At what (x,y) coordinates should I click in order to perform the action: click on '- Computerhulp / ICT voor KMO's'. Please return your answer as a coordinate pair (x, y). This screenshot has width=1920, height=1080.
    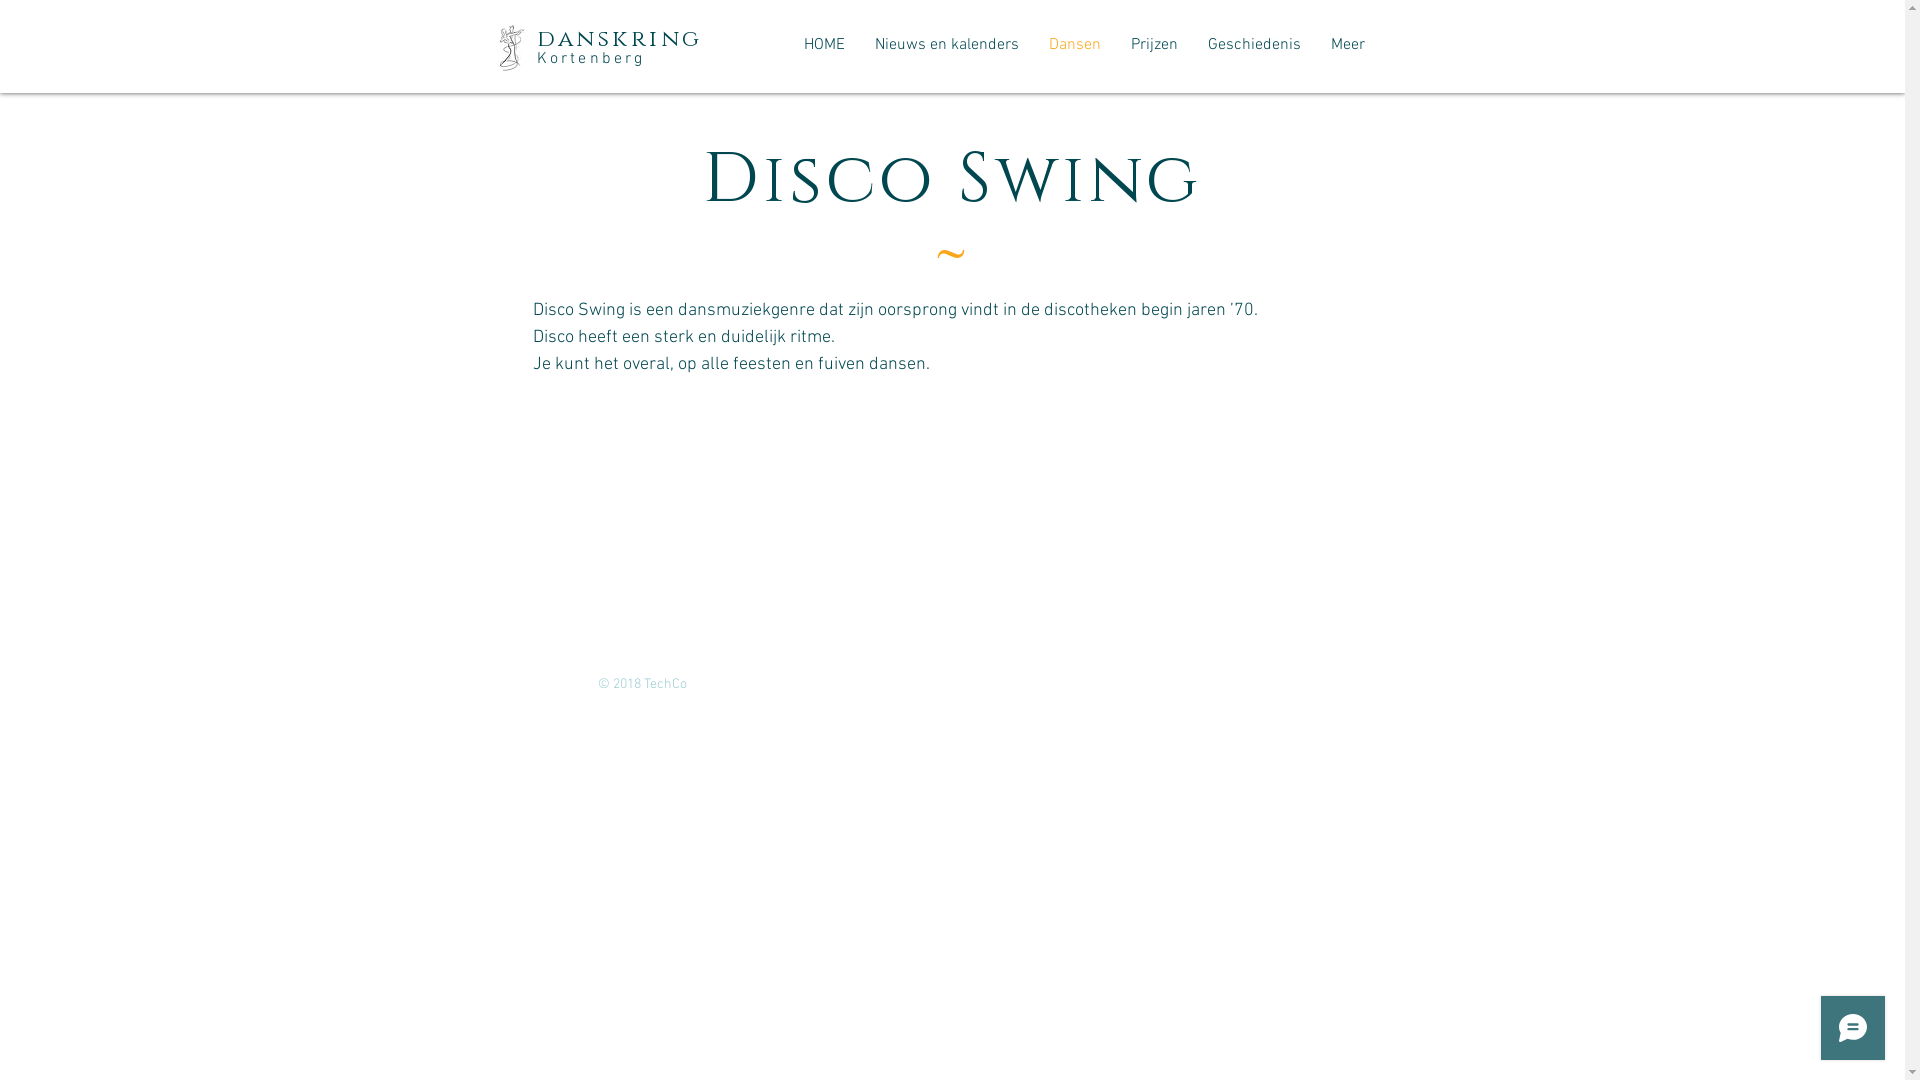
    Looking at the image, I should click on (785, 683).